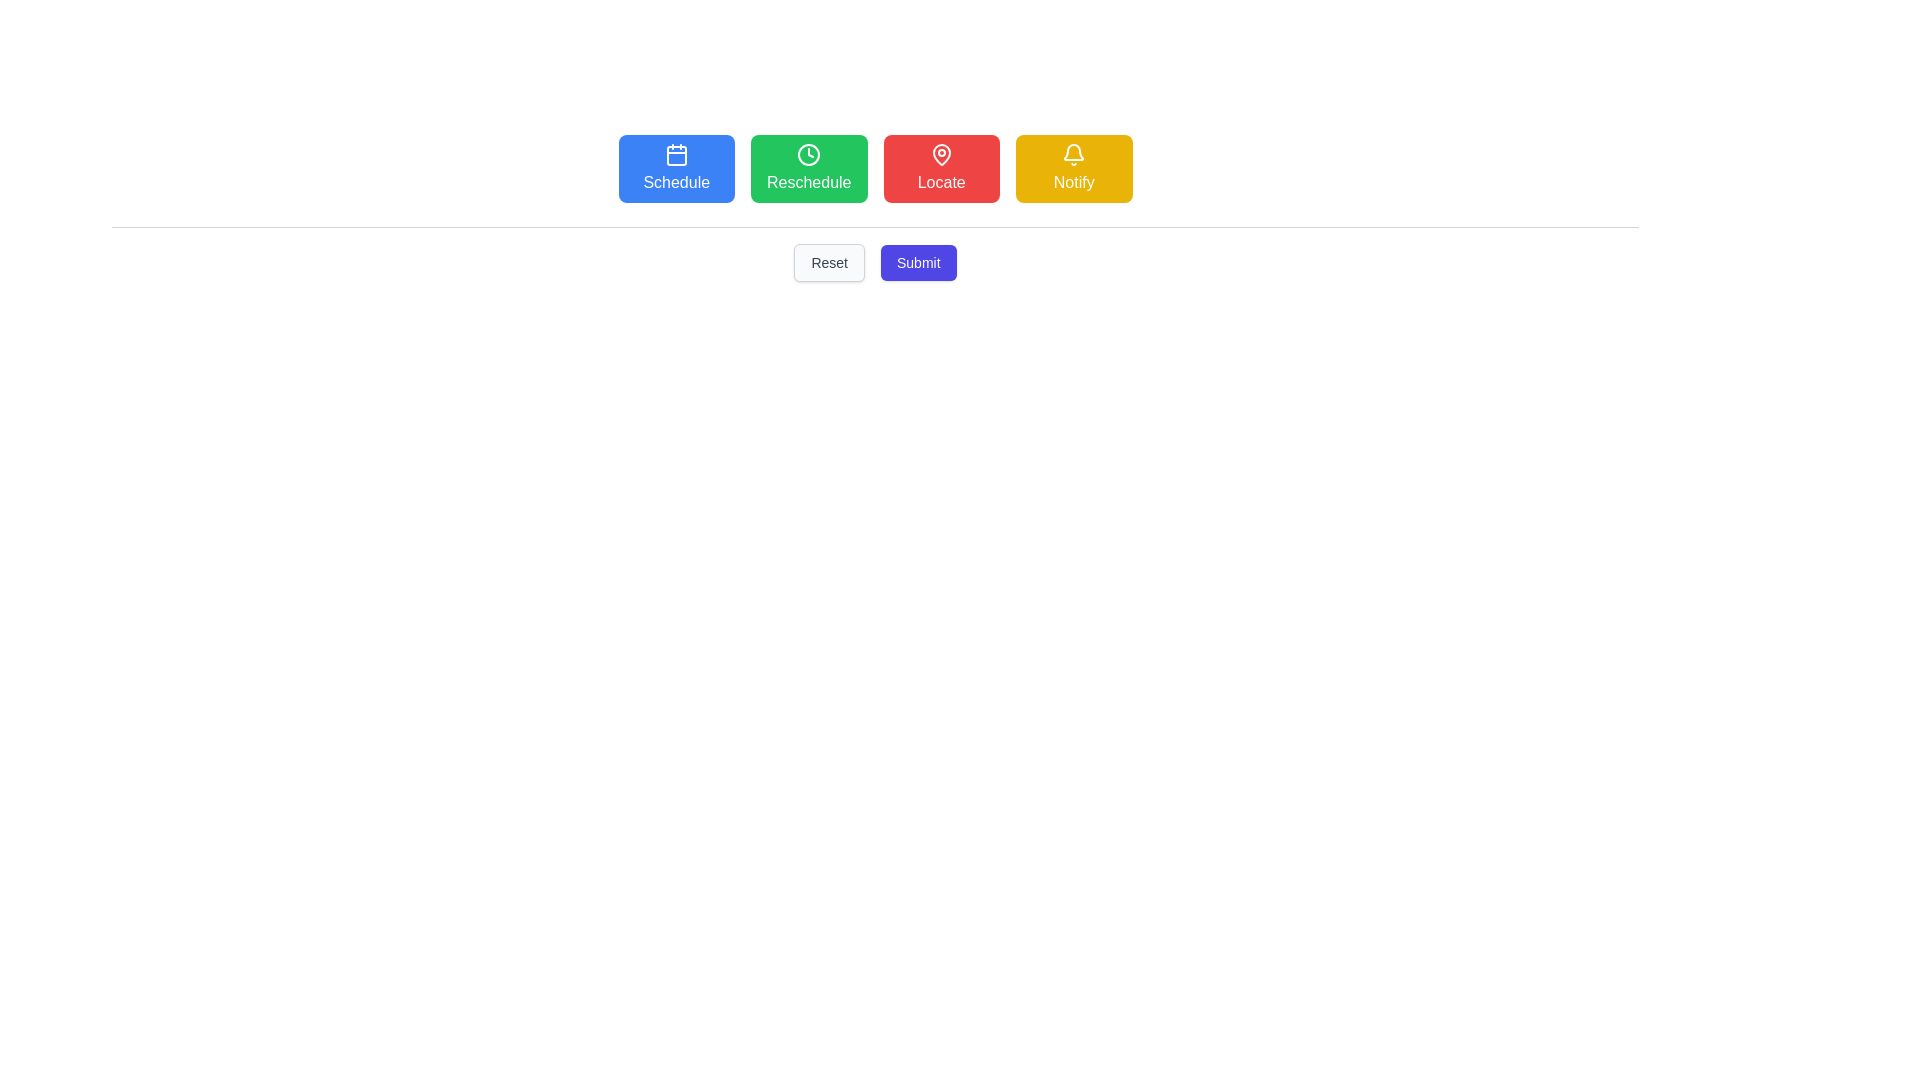 This screenshot has height=1080, width=1920. I want to click on the notification trigger button, which is the fourth button in a horizontal row following the 'Schedule', 'Reschedule', and 'Locate' buttons, so click(1073, 168).